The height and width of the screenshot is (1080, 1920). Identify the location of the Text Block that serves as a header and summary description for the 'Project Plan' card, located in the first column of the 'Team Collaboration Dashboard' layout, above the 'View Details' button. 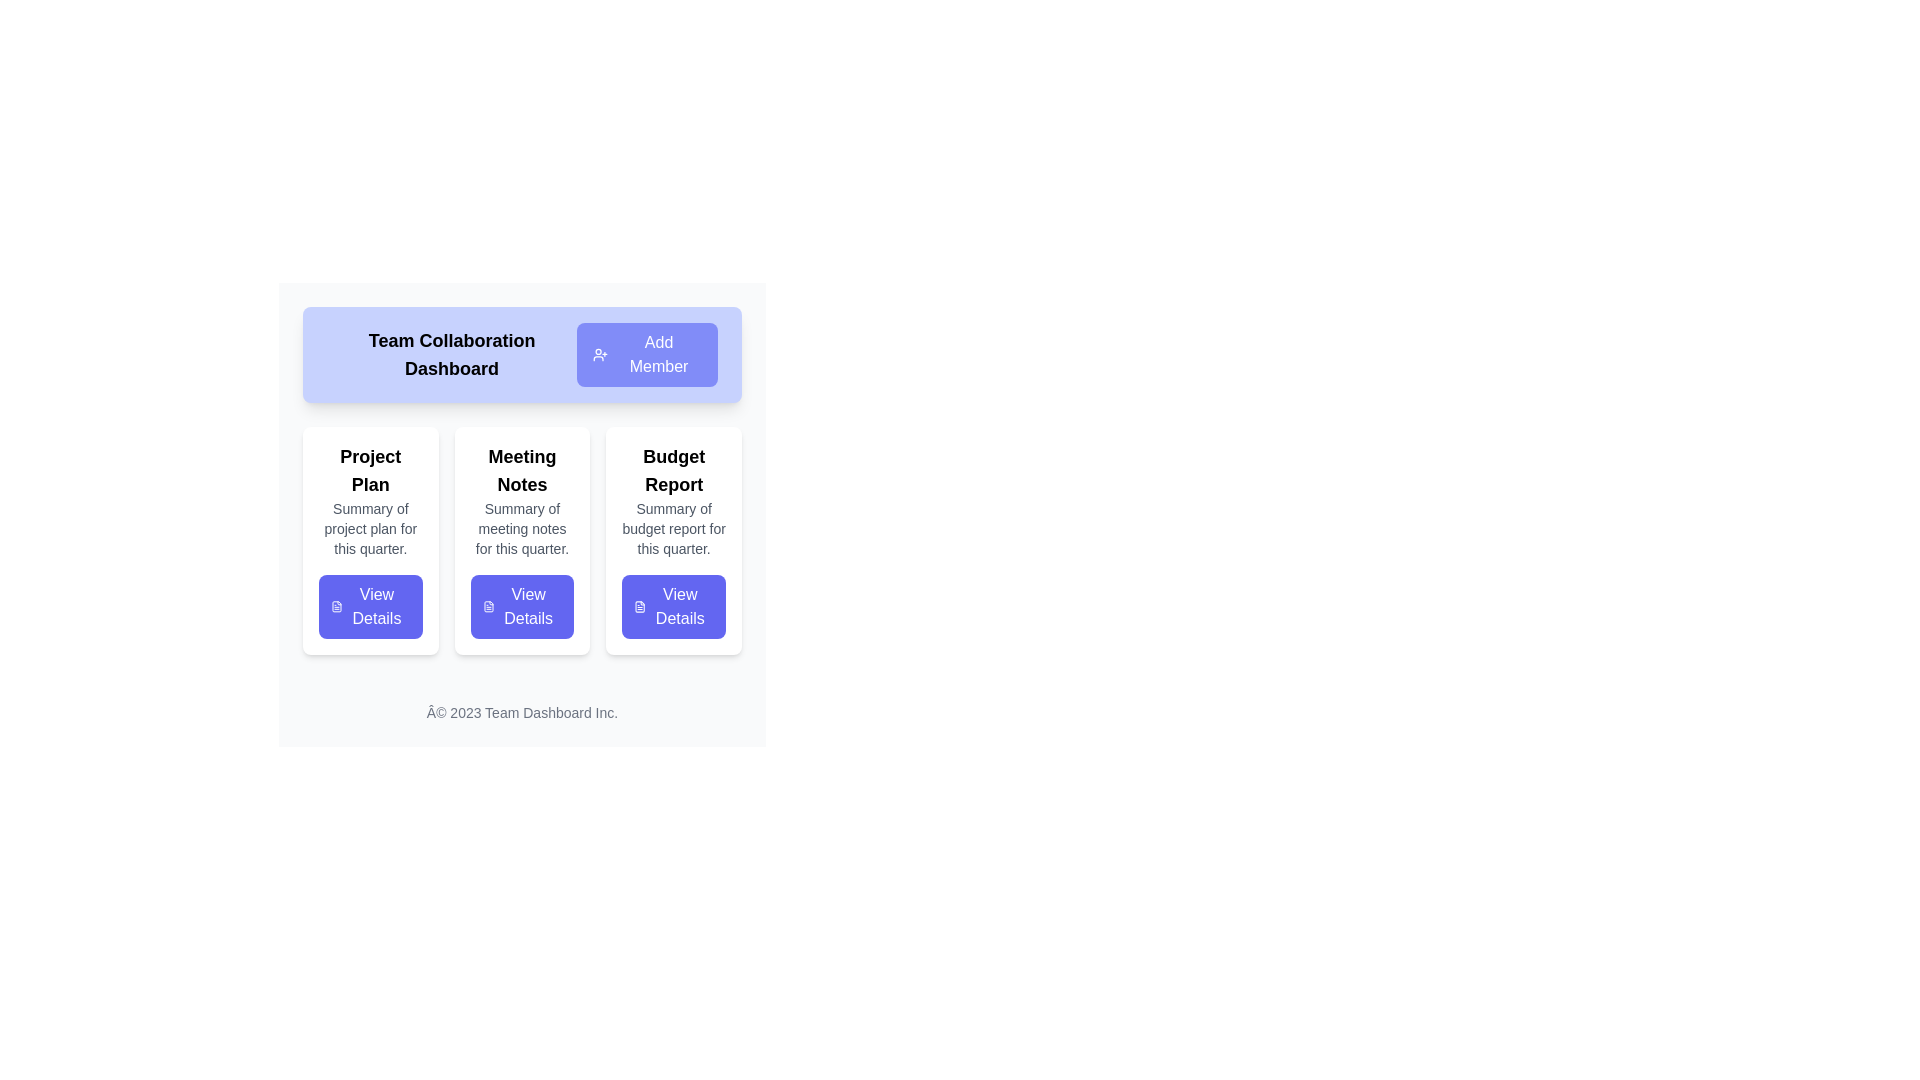
(370, 500).